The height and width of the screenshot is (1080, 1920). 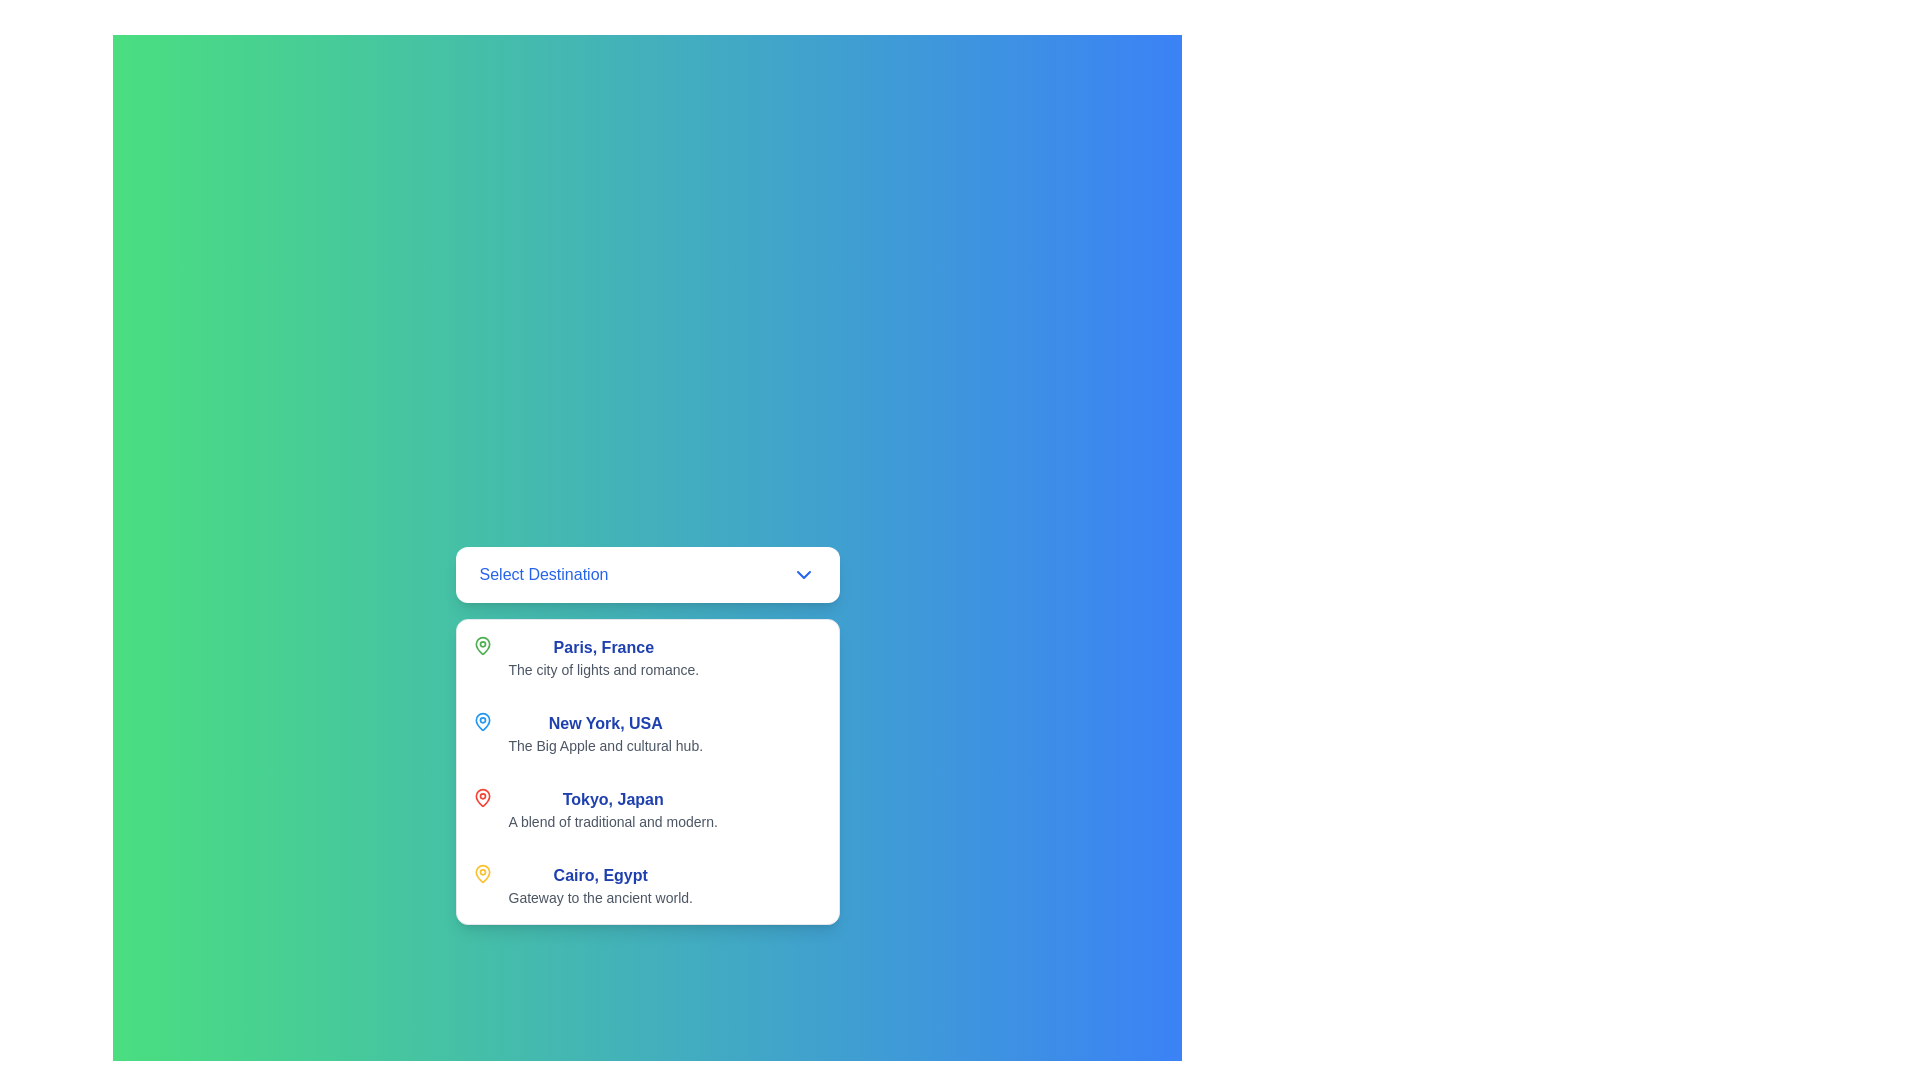 What do you see at coordinates (599, 885) in the screenshot?
I see `the Text element displaying 'Cairo, Egypt'` at bounding box center [599, 885].